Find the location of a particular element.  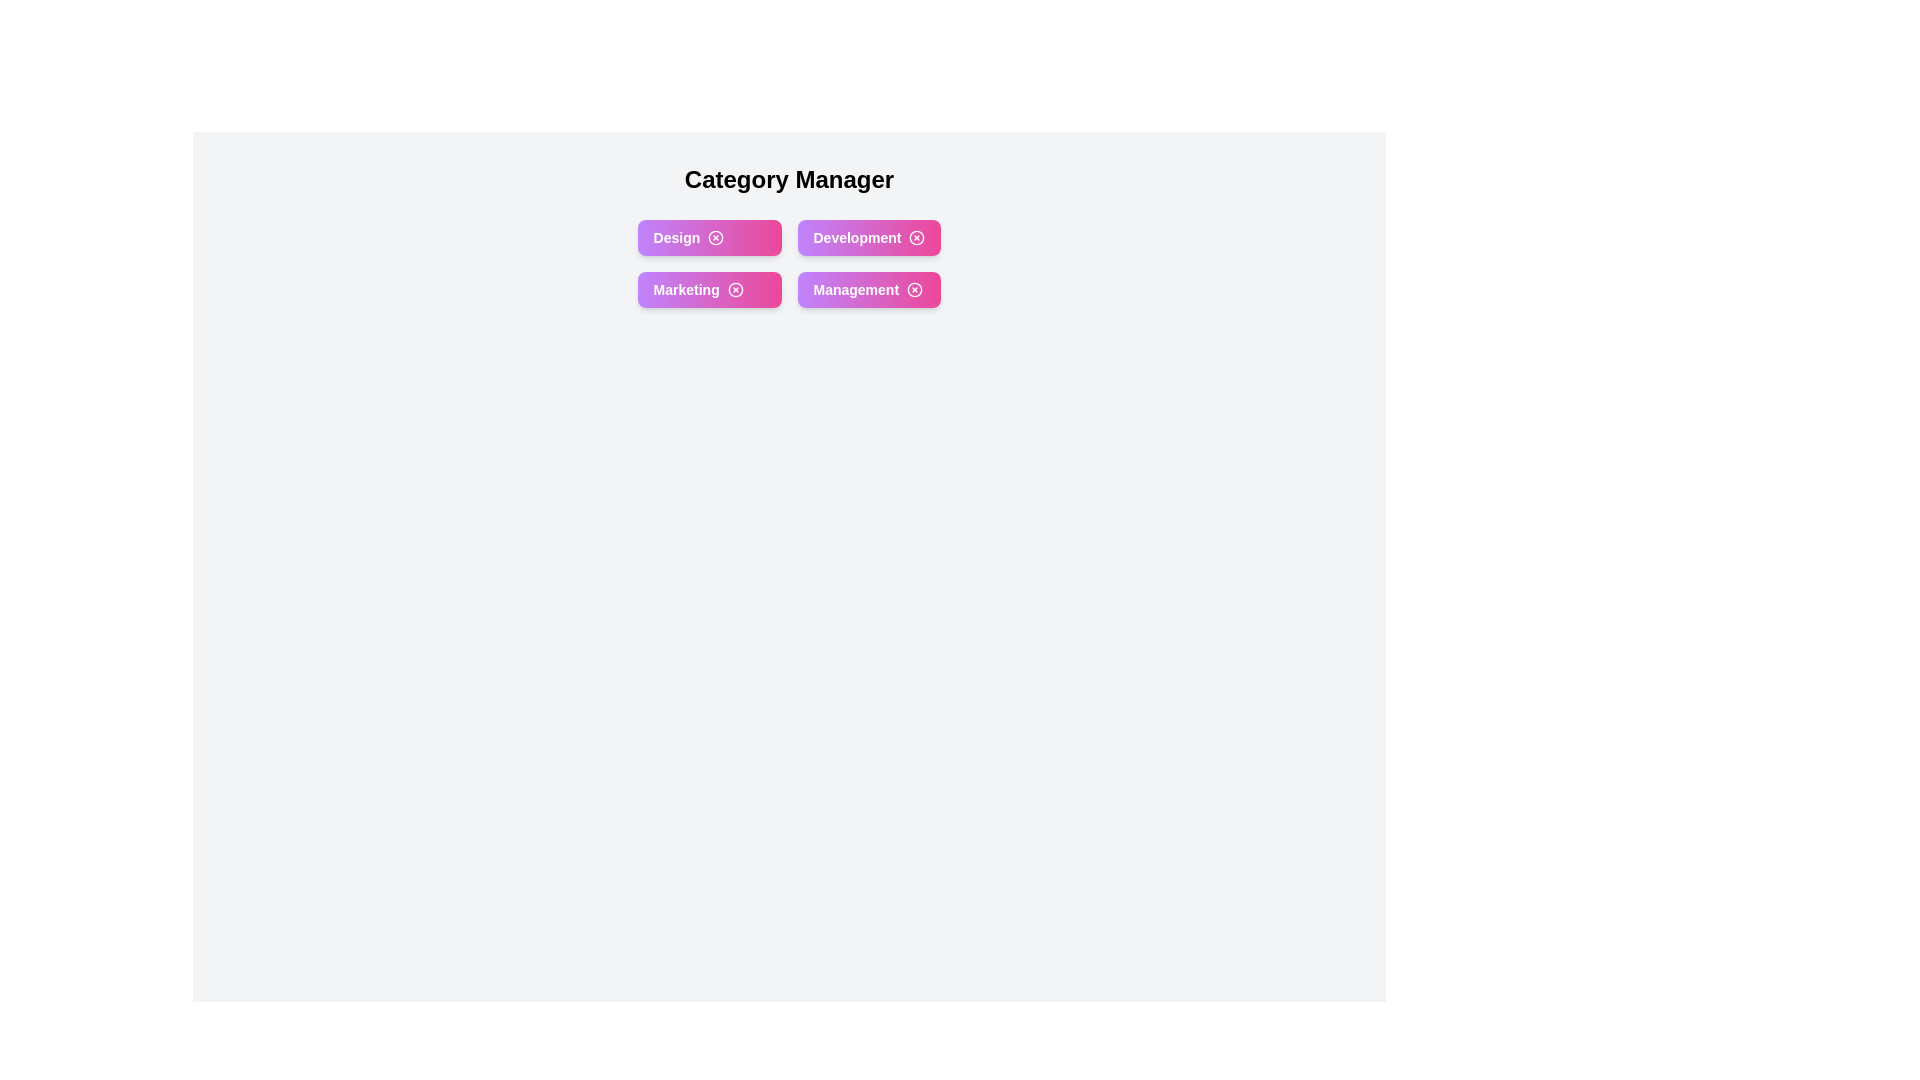

close button on the category chip labeled Marketing to remove it is located at coordinates (734, 289).